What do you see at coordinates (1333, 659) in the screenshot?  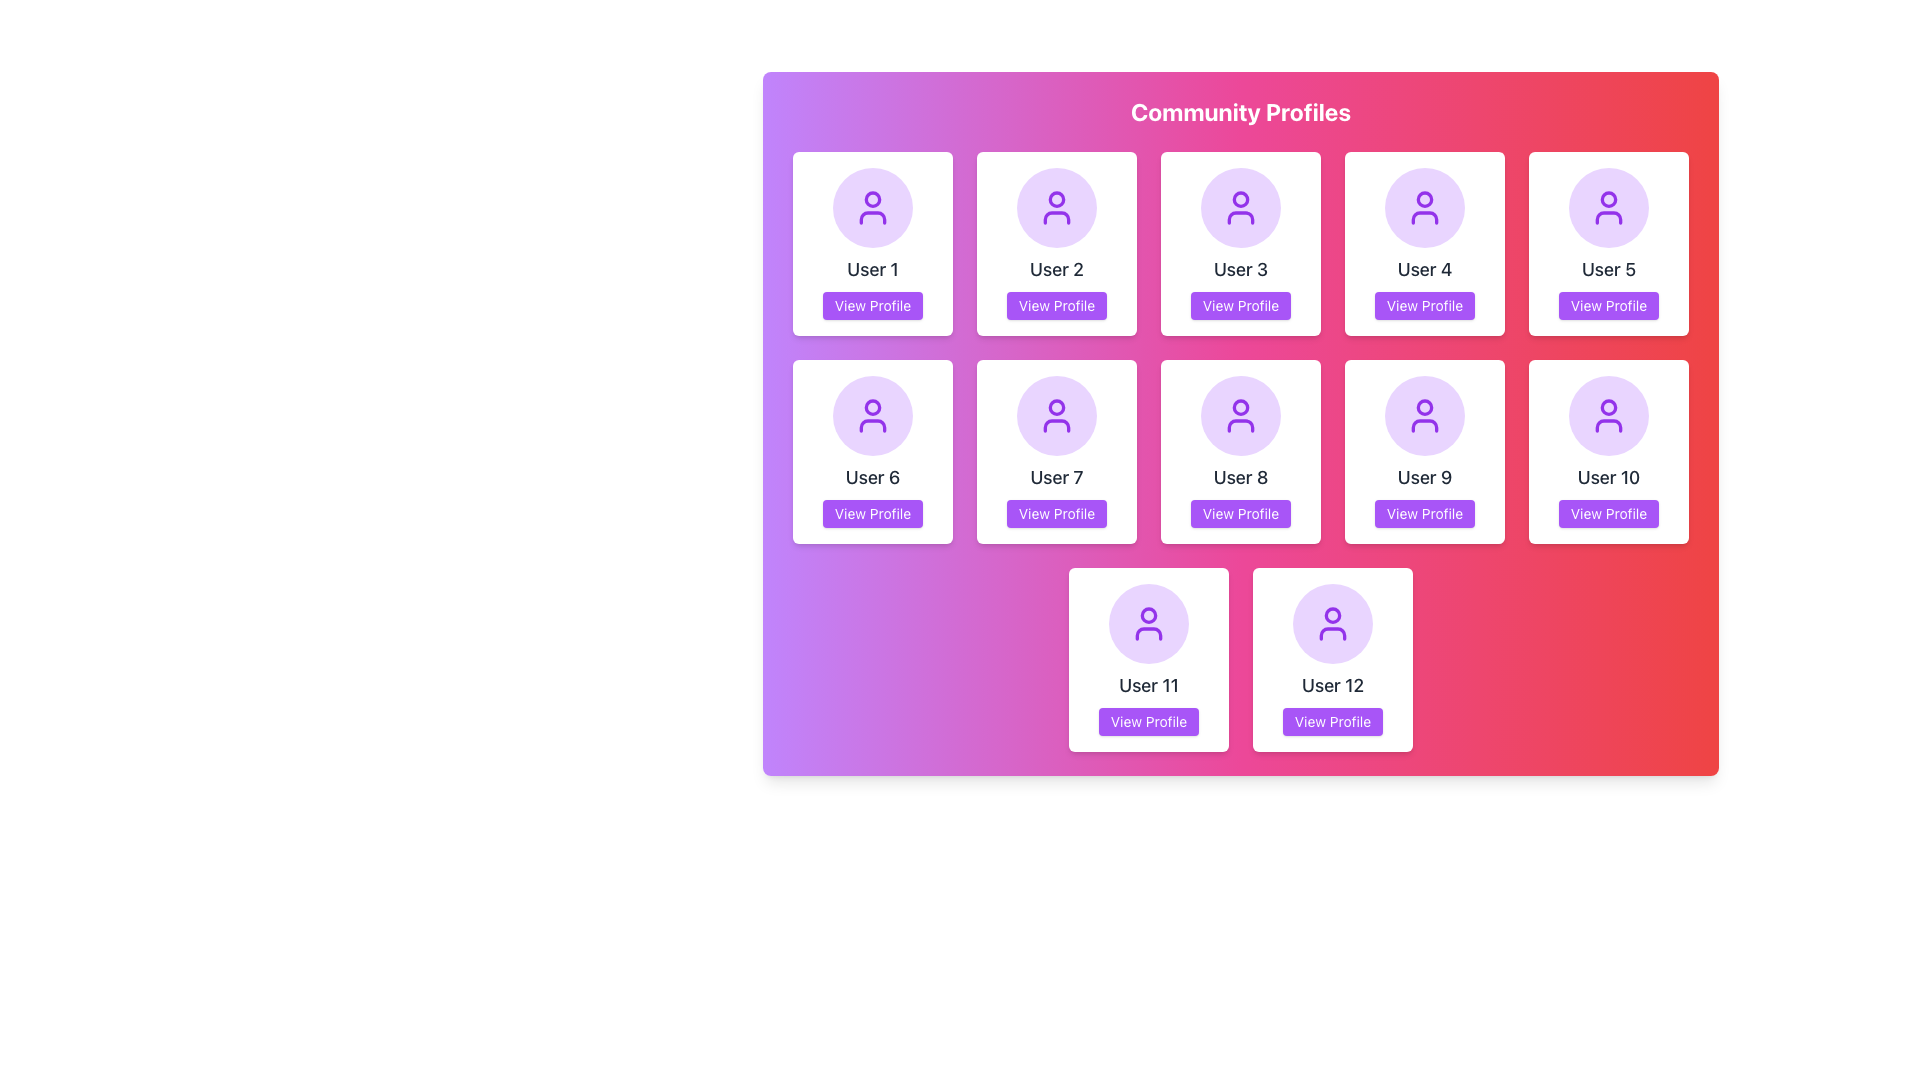 I see `displayed user information from the user profile card showing 'User 12' and the 'View Profile' button, which is the twelfth card in a 4x3 grid layout` at bounding box center [1333, 659].